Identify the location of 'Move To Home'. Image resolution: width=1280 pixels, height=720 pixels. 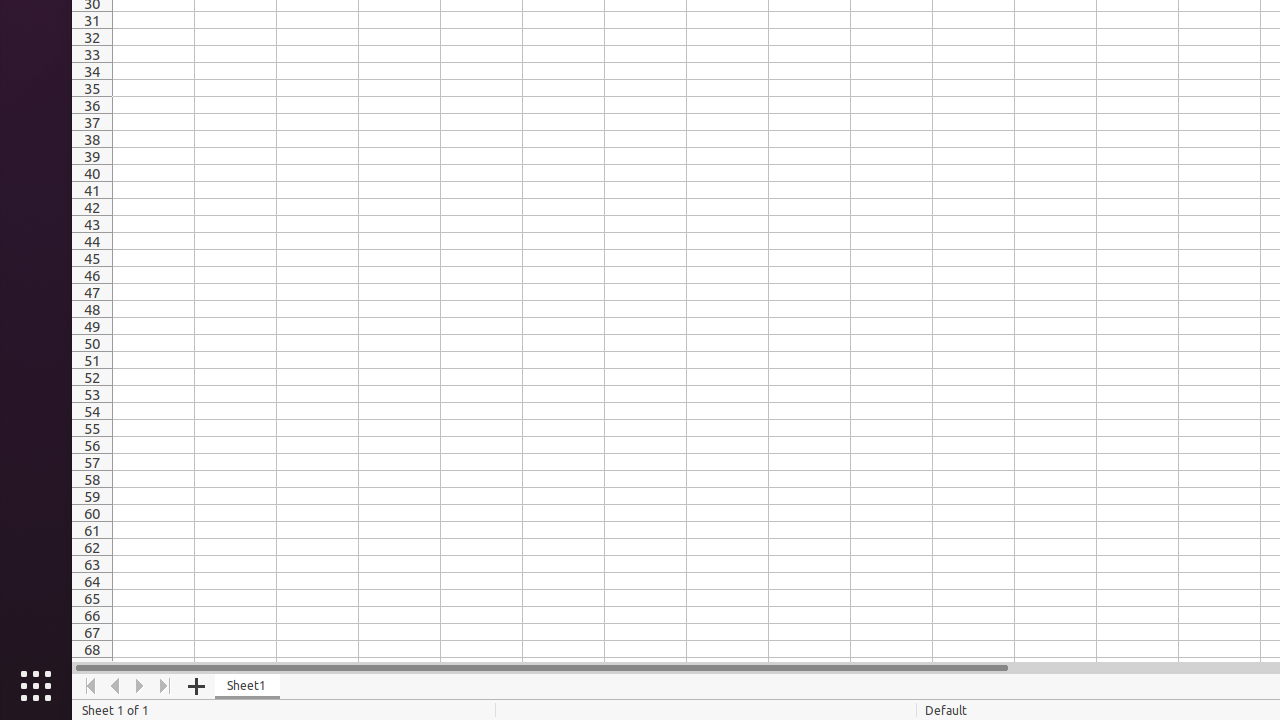
(89, 685).